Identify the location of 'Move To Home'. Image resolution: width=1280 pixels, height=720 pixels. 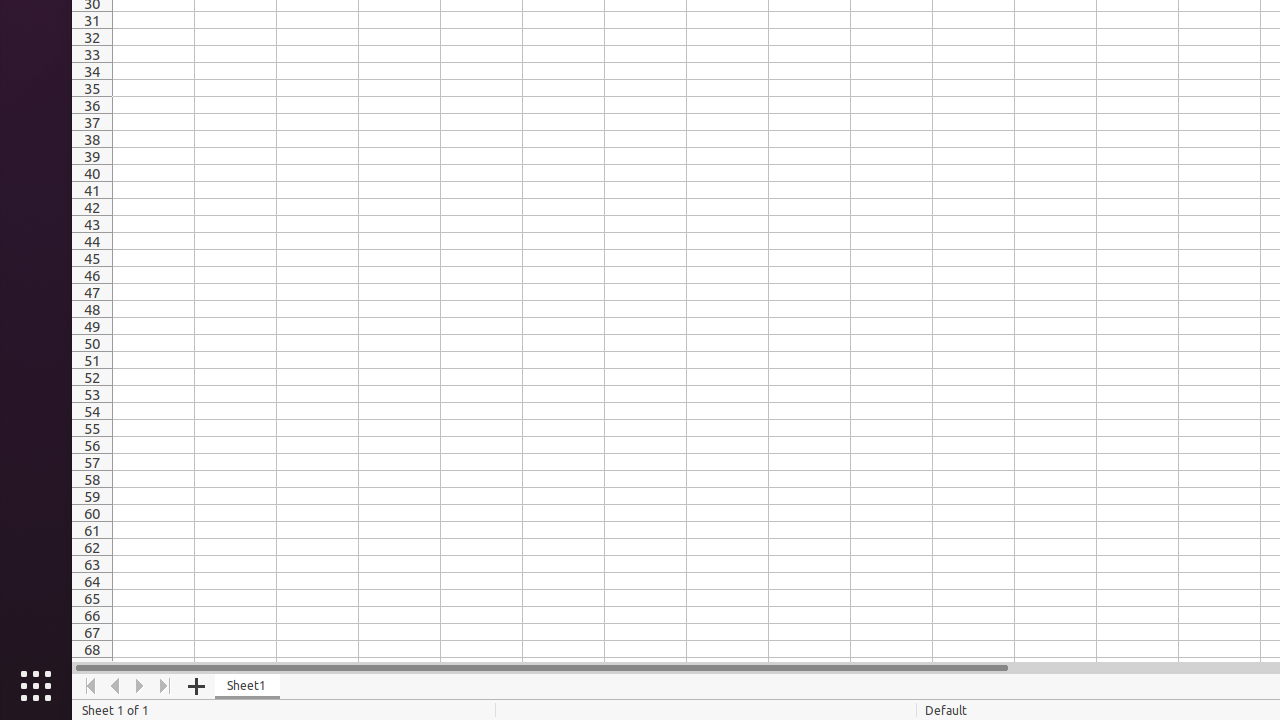
(89, 685).